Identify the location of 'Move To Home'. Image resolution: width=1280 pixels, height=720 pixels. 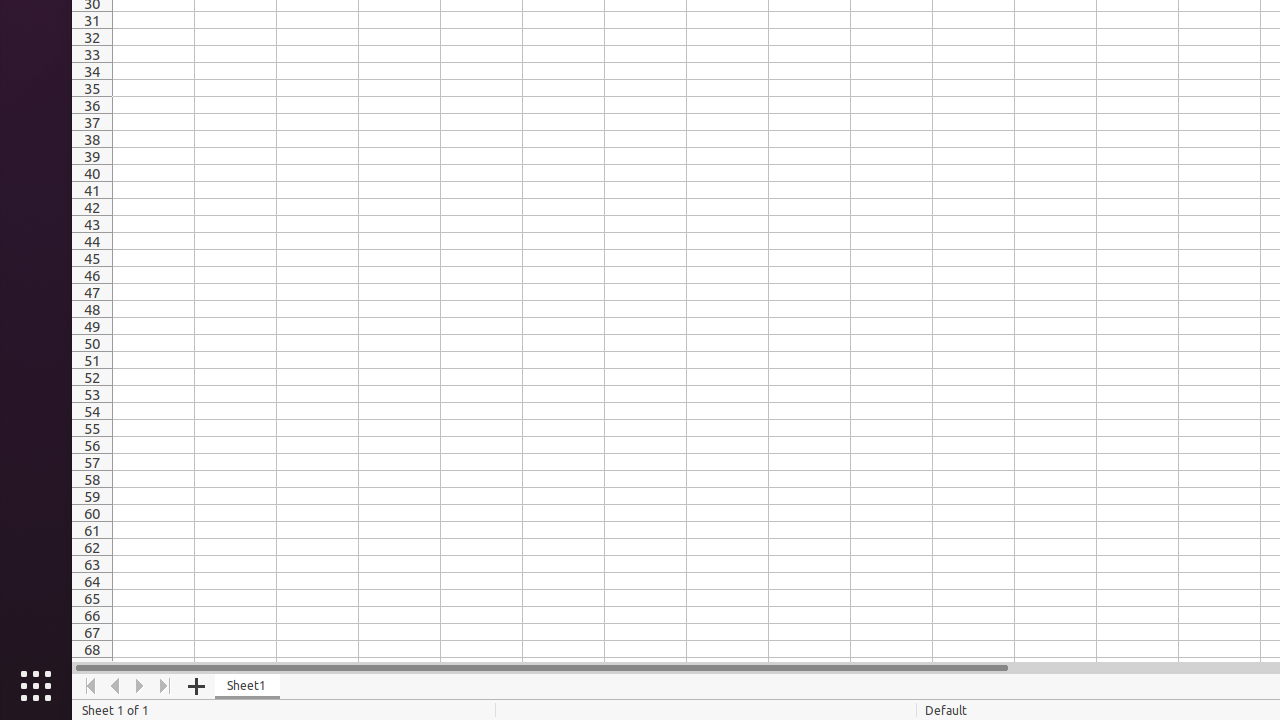
(89, 685).